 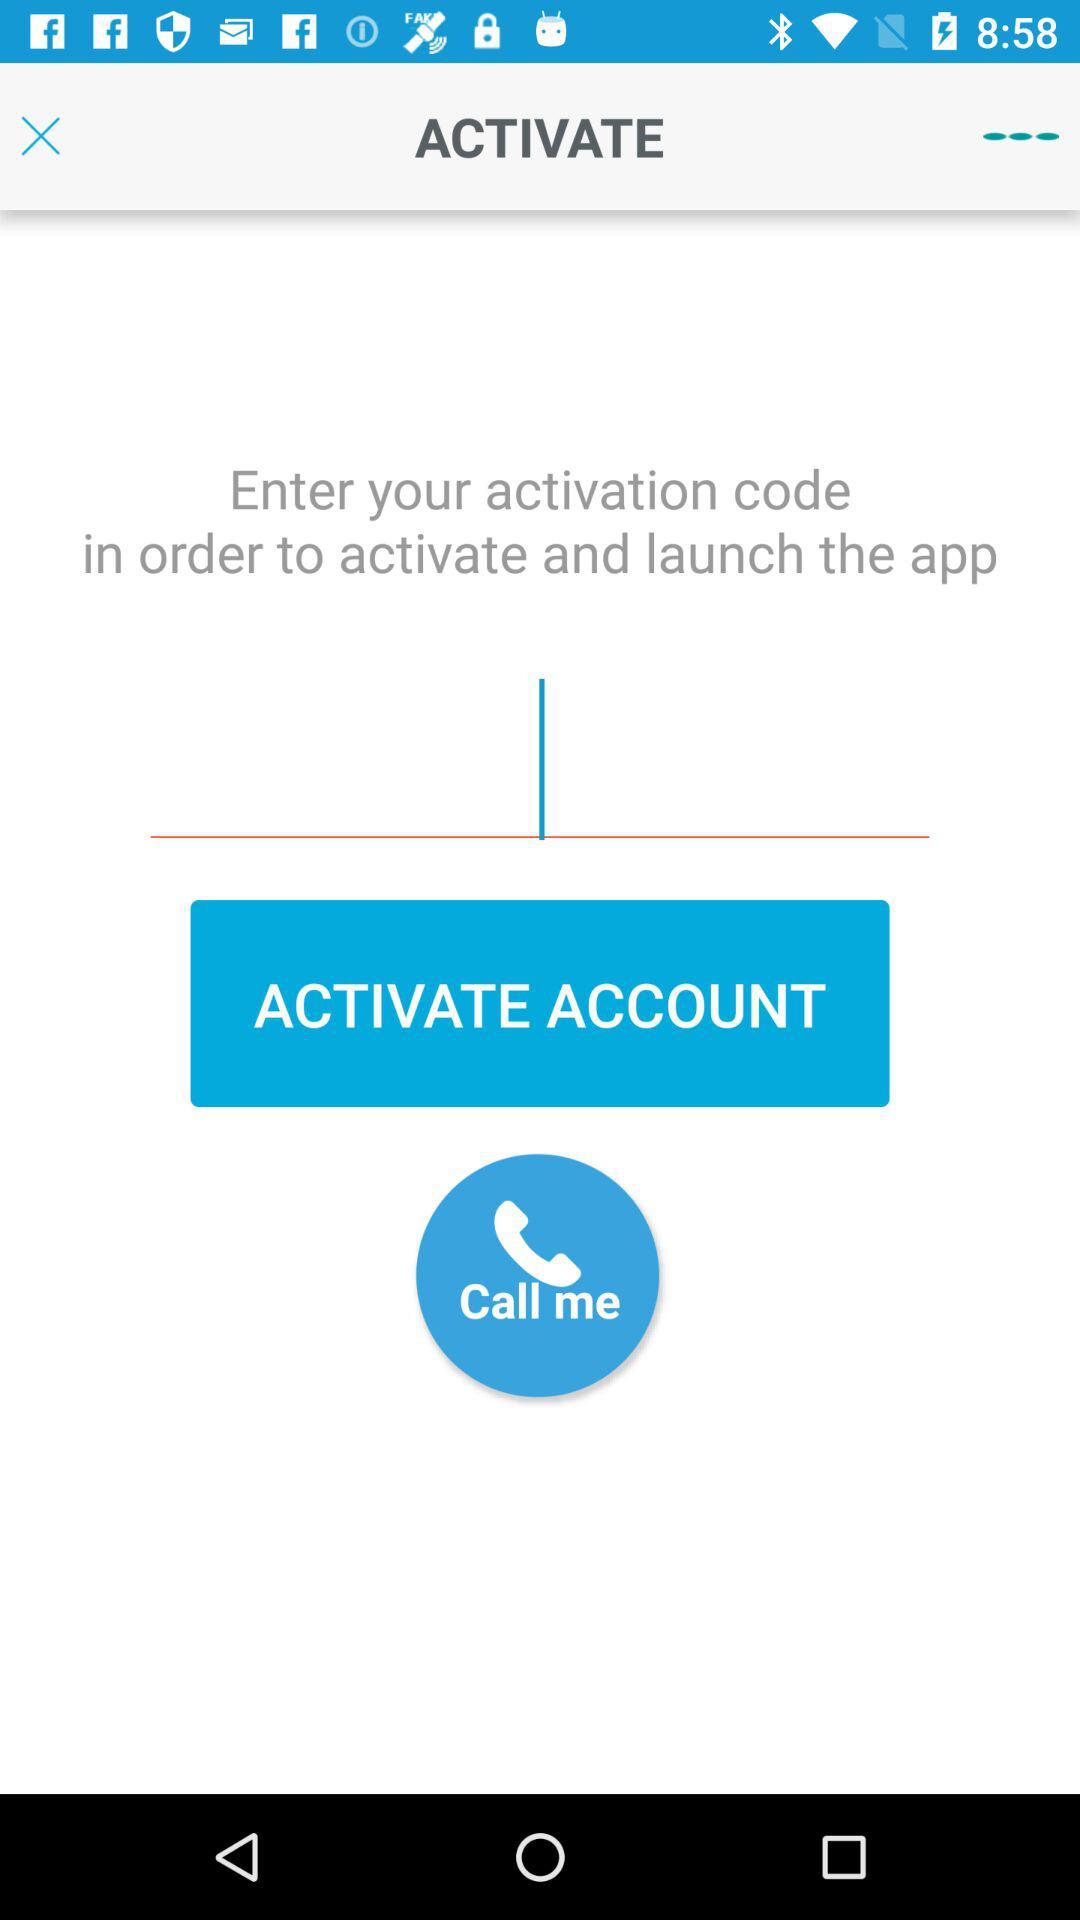 I want to click on window, so click(x=40, y=135).